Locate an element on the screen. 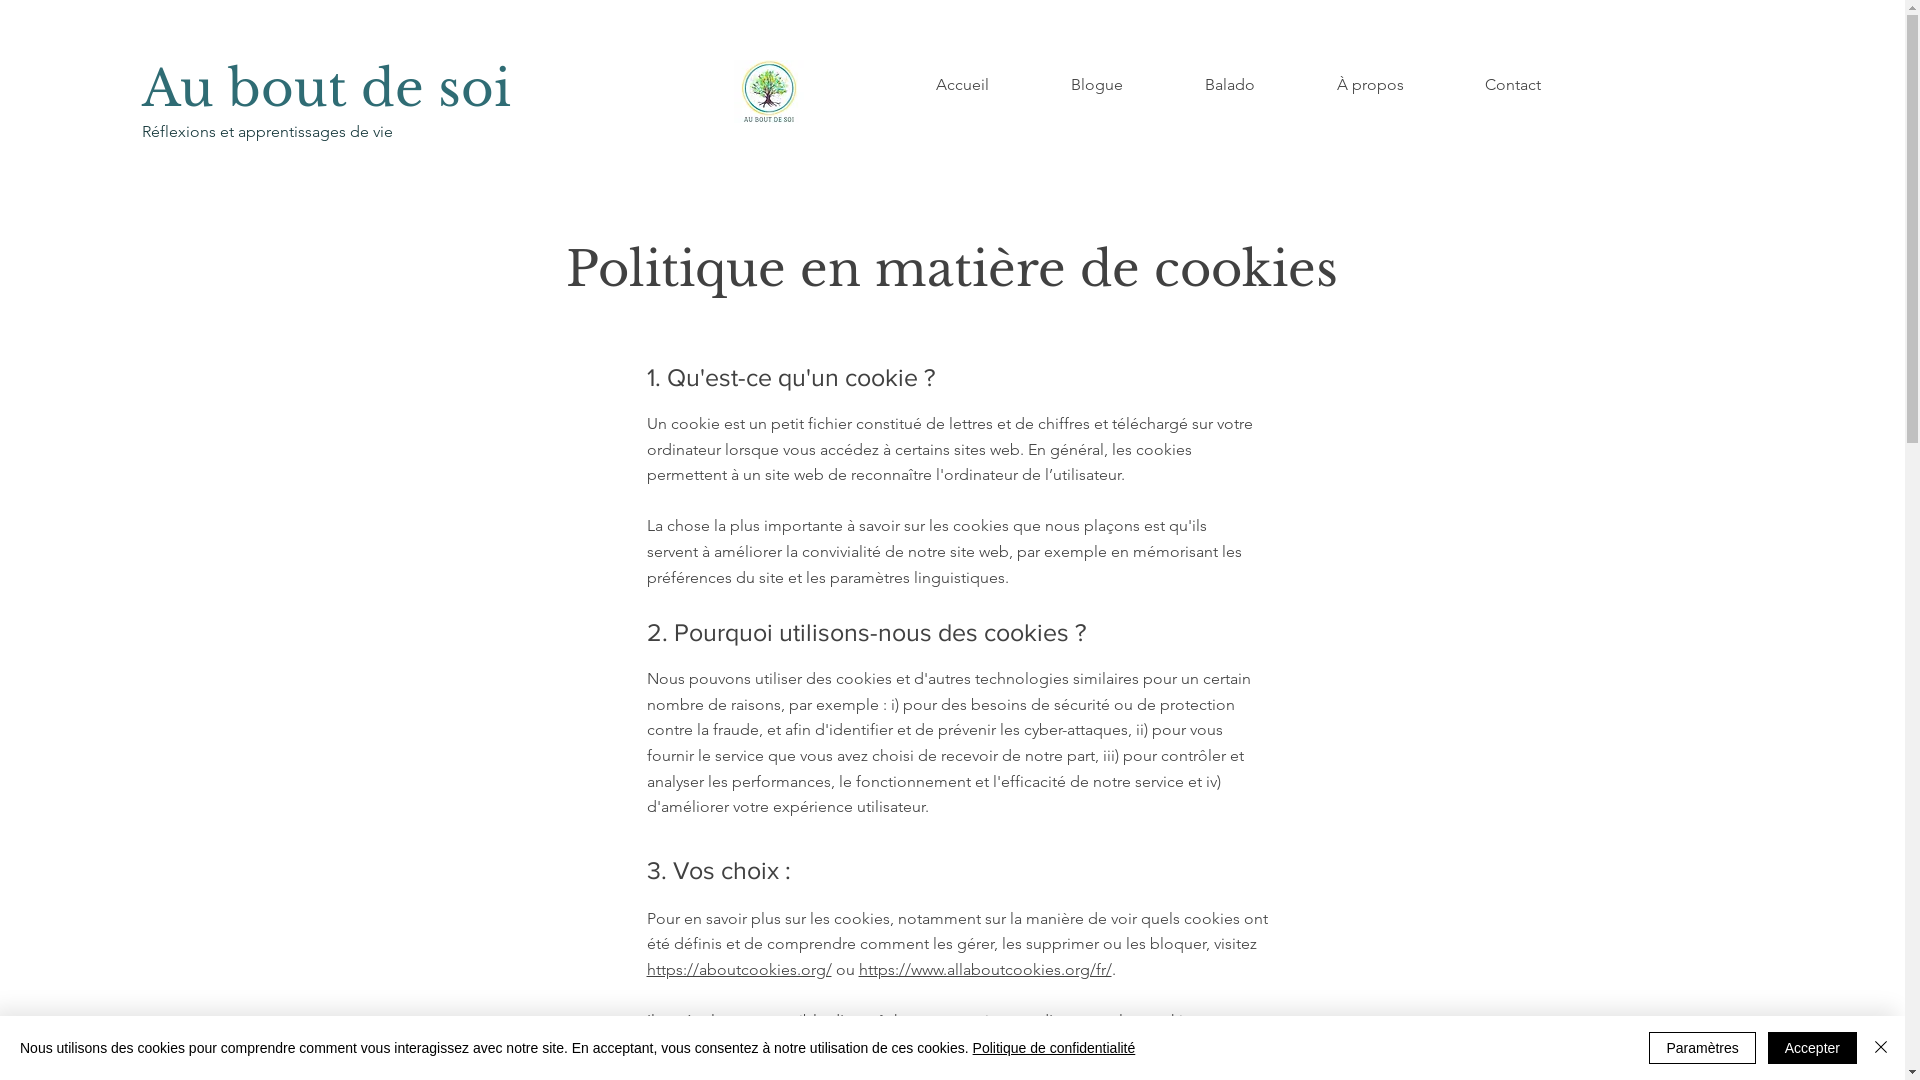  'Blogue' is located at coordinates (1030, 83).